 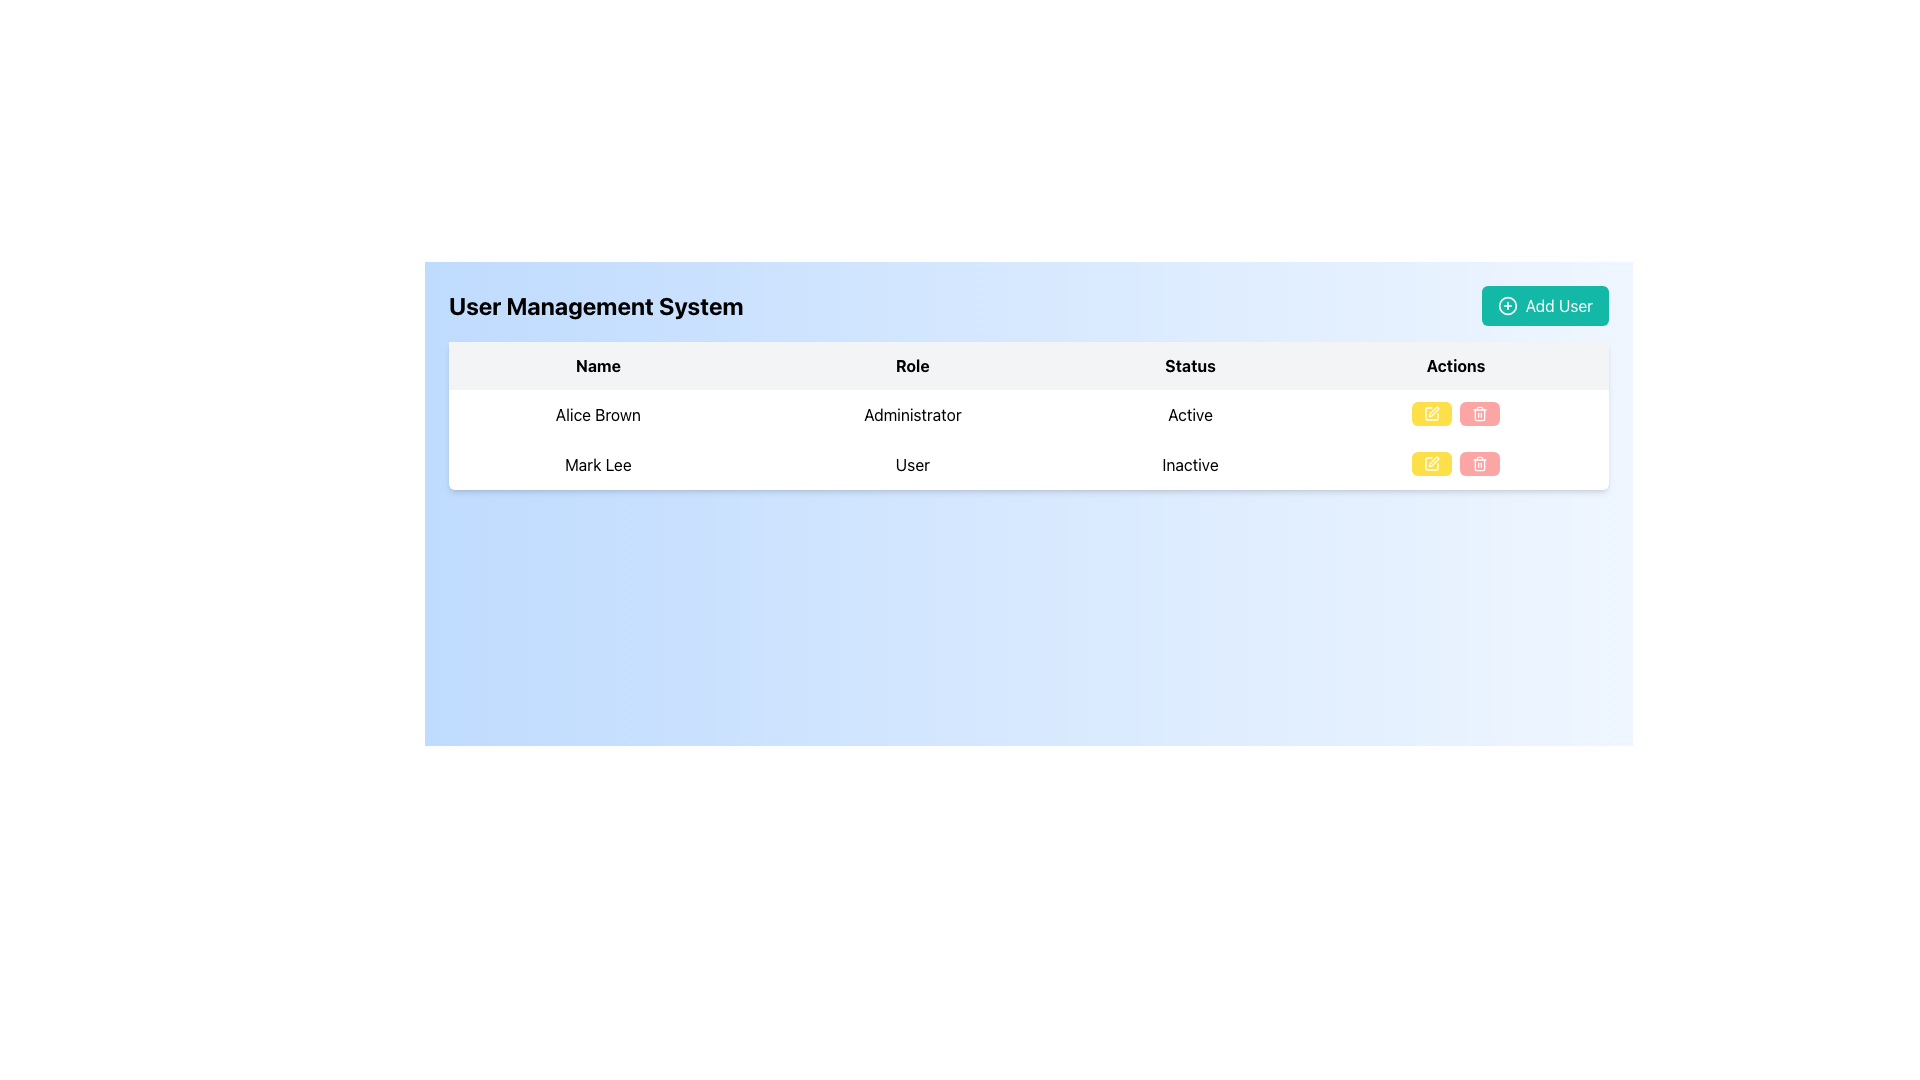 What do you see at coordinates (1455, 465) in the screenshot?
I see `the delete button located in the 'Actions' column of the second row in the table, adjacent to the user 'Mark Lee - User - Inactive'` at bounding box center [1455, 465].